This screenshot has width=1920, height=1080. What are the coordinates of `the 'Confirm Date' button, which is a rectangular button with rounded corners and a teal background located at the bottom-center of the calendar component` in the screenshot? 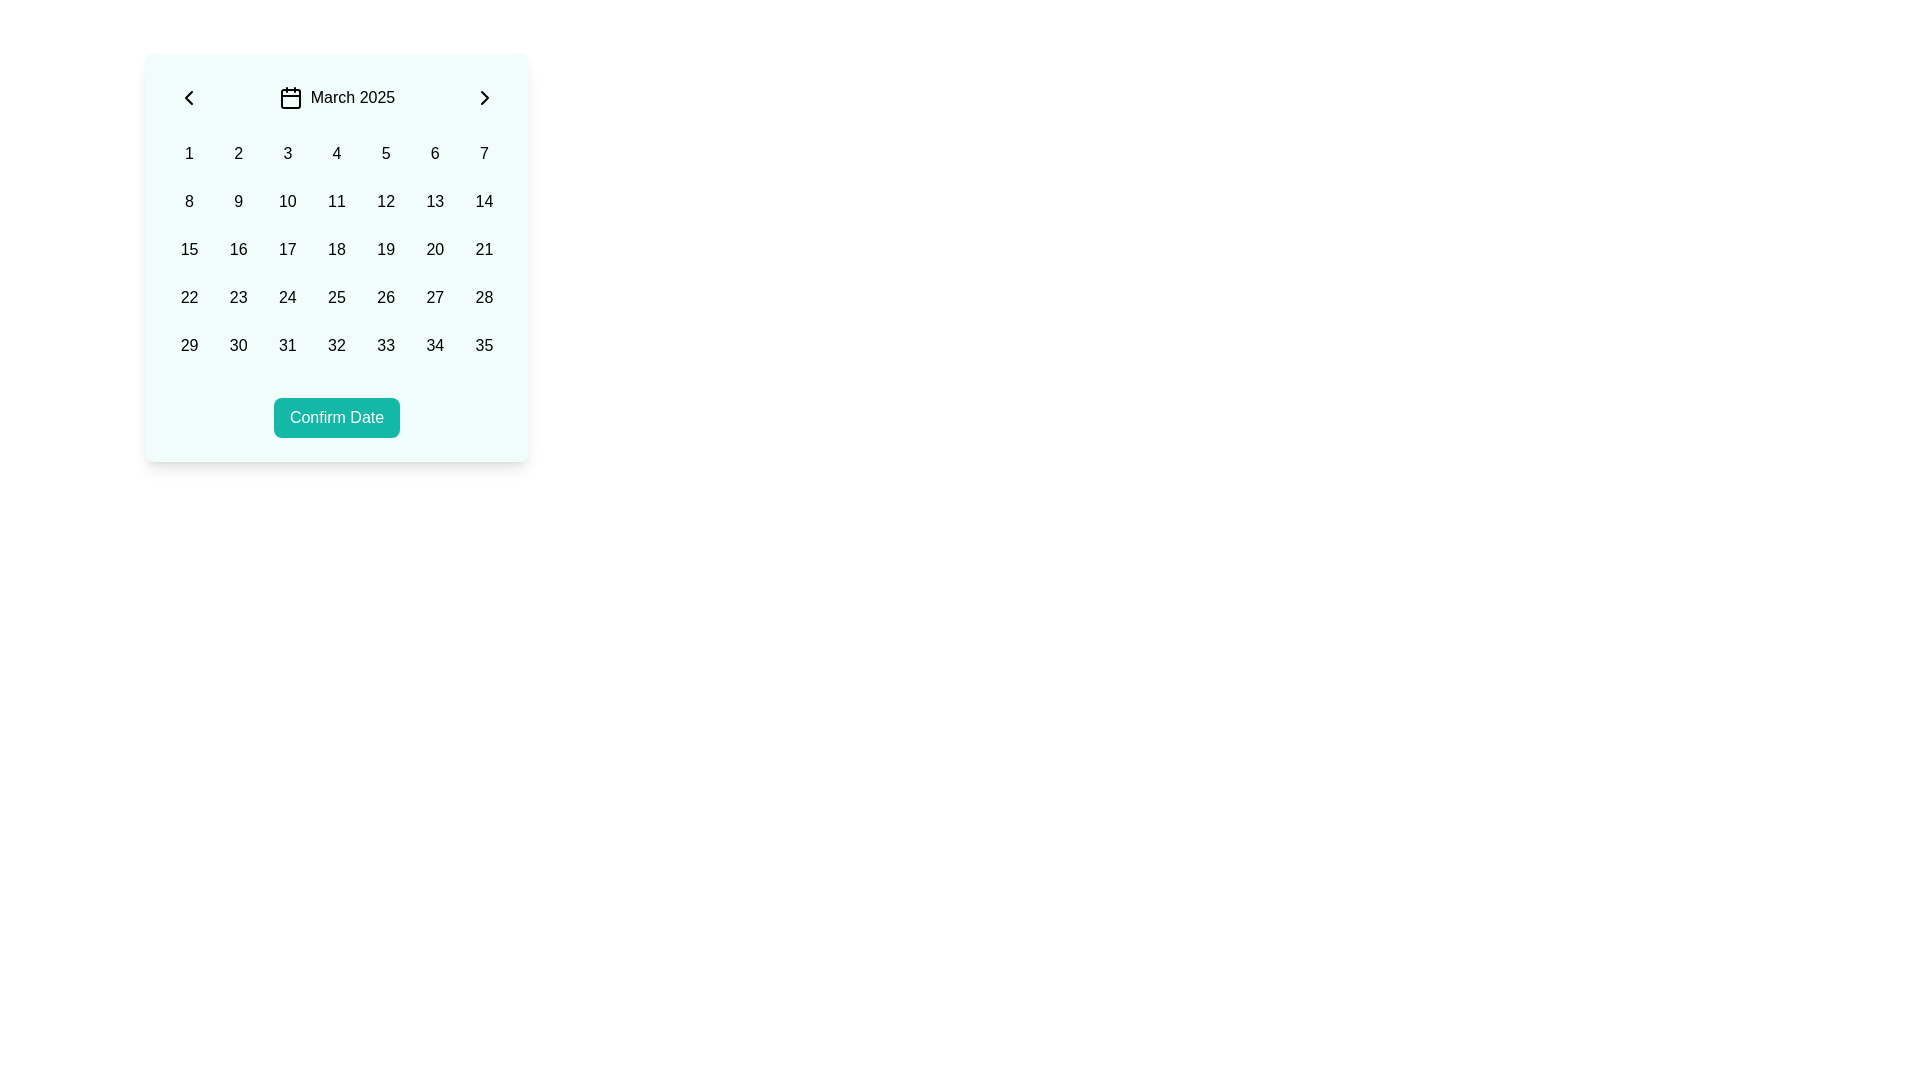 It's located at (336, 416).